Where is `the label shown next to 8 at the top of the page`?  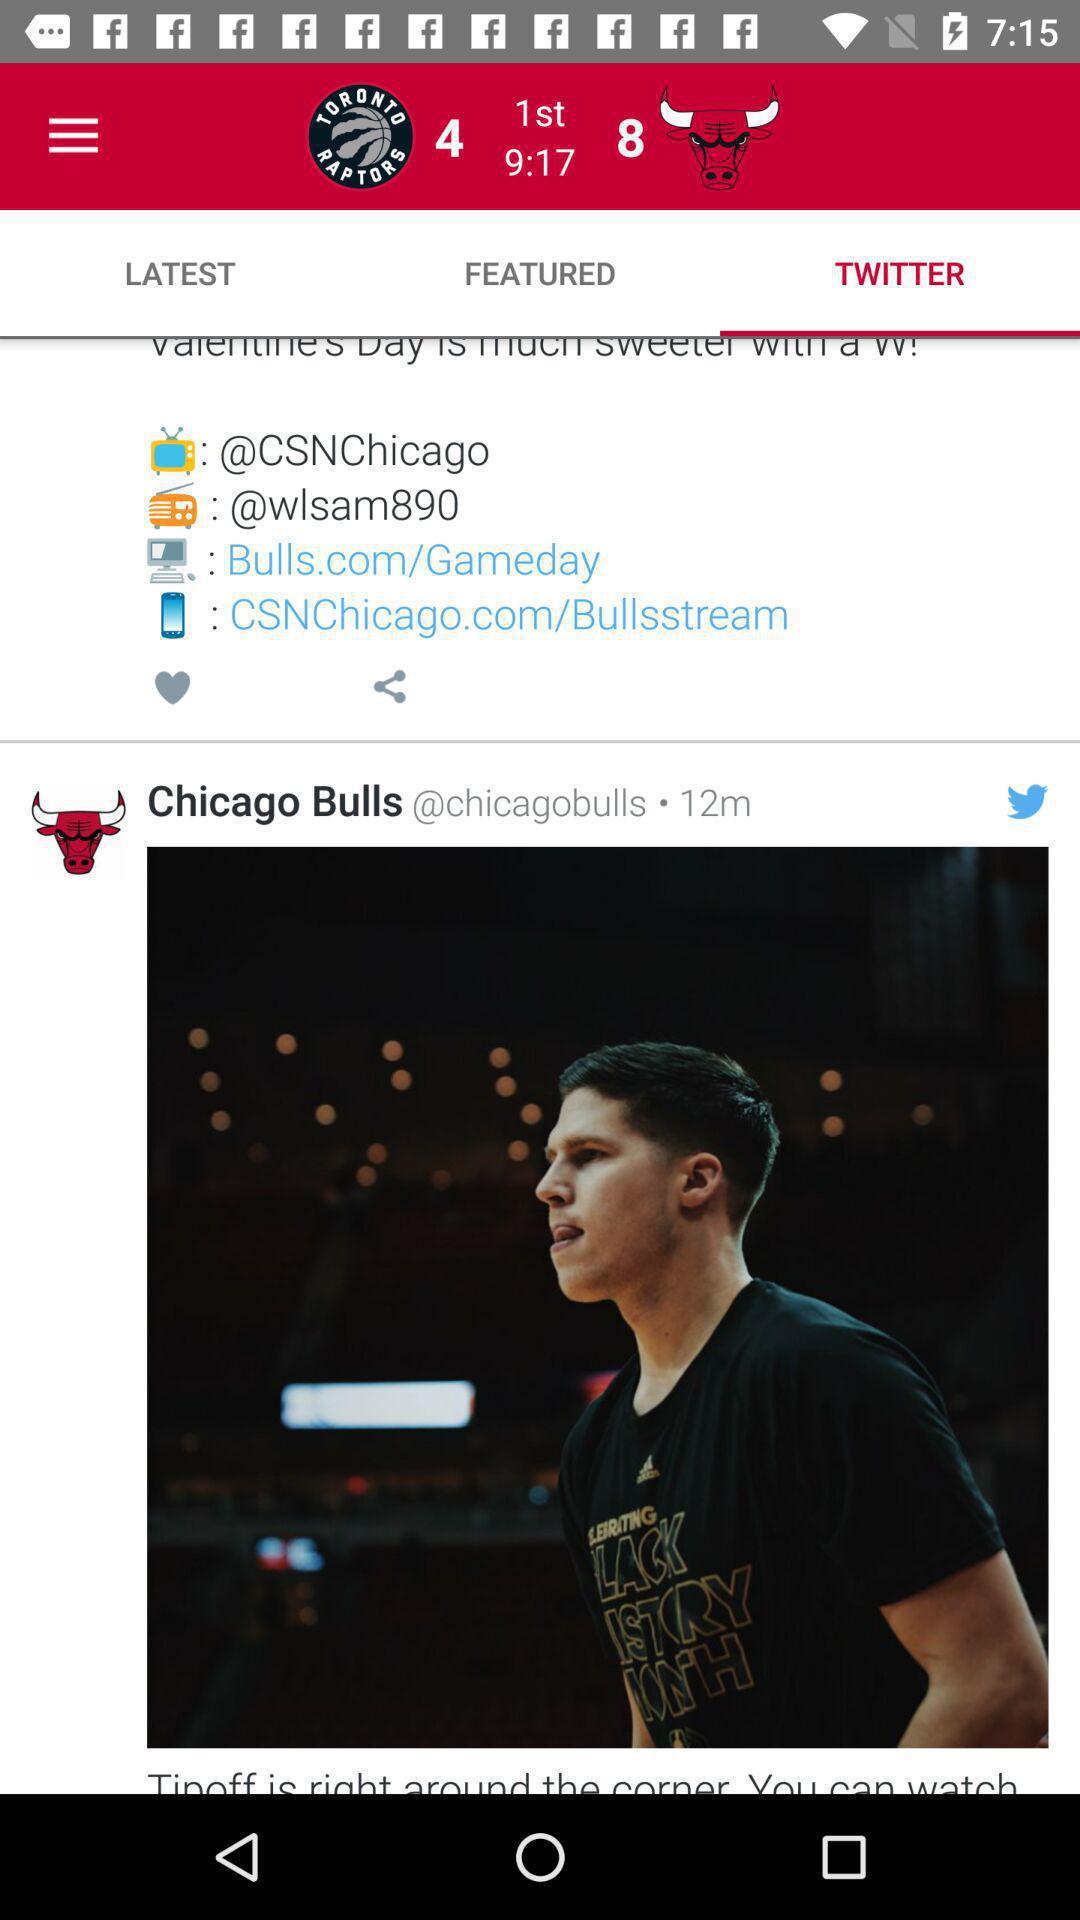
the label shown next to 8 at the top of the page is located at coordinates (718, 135).